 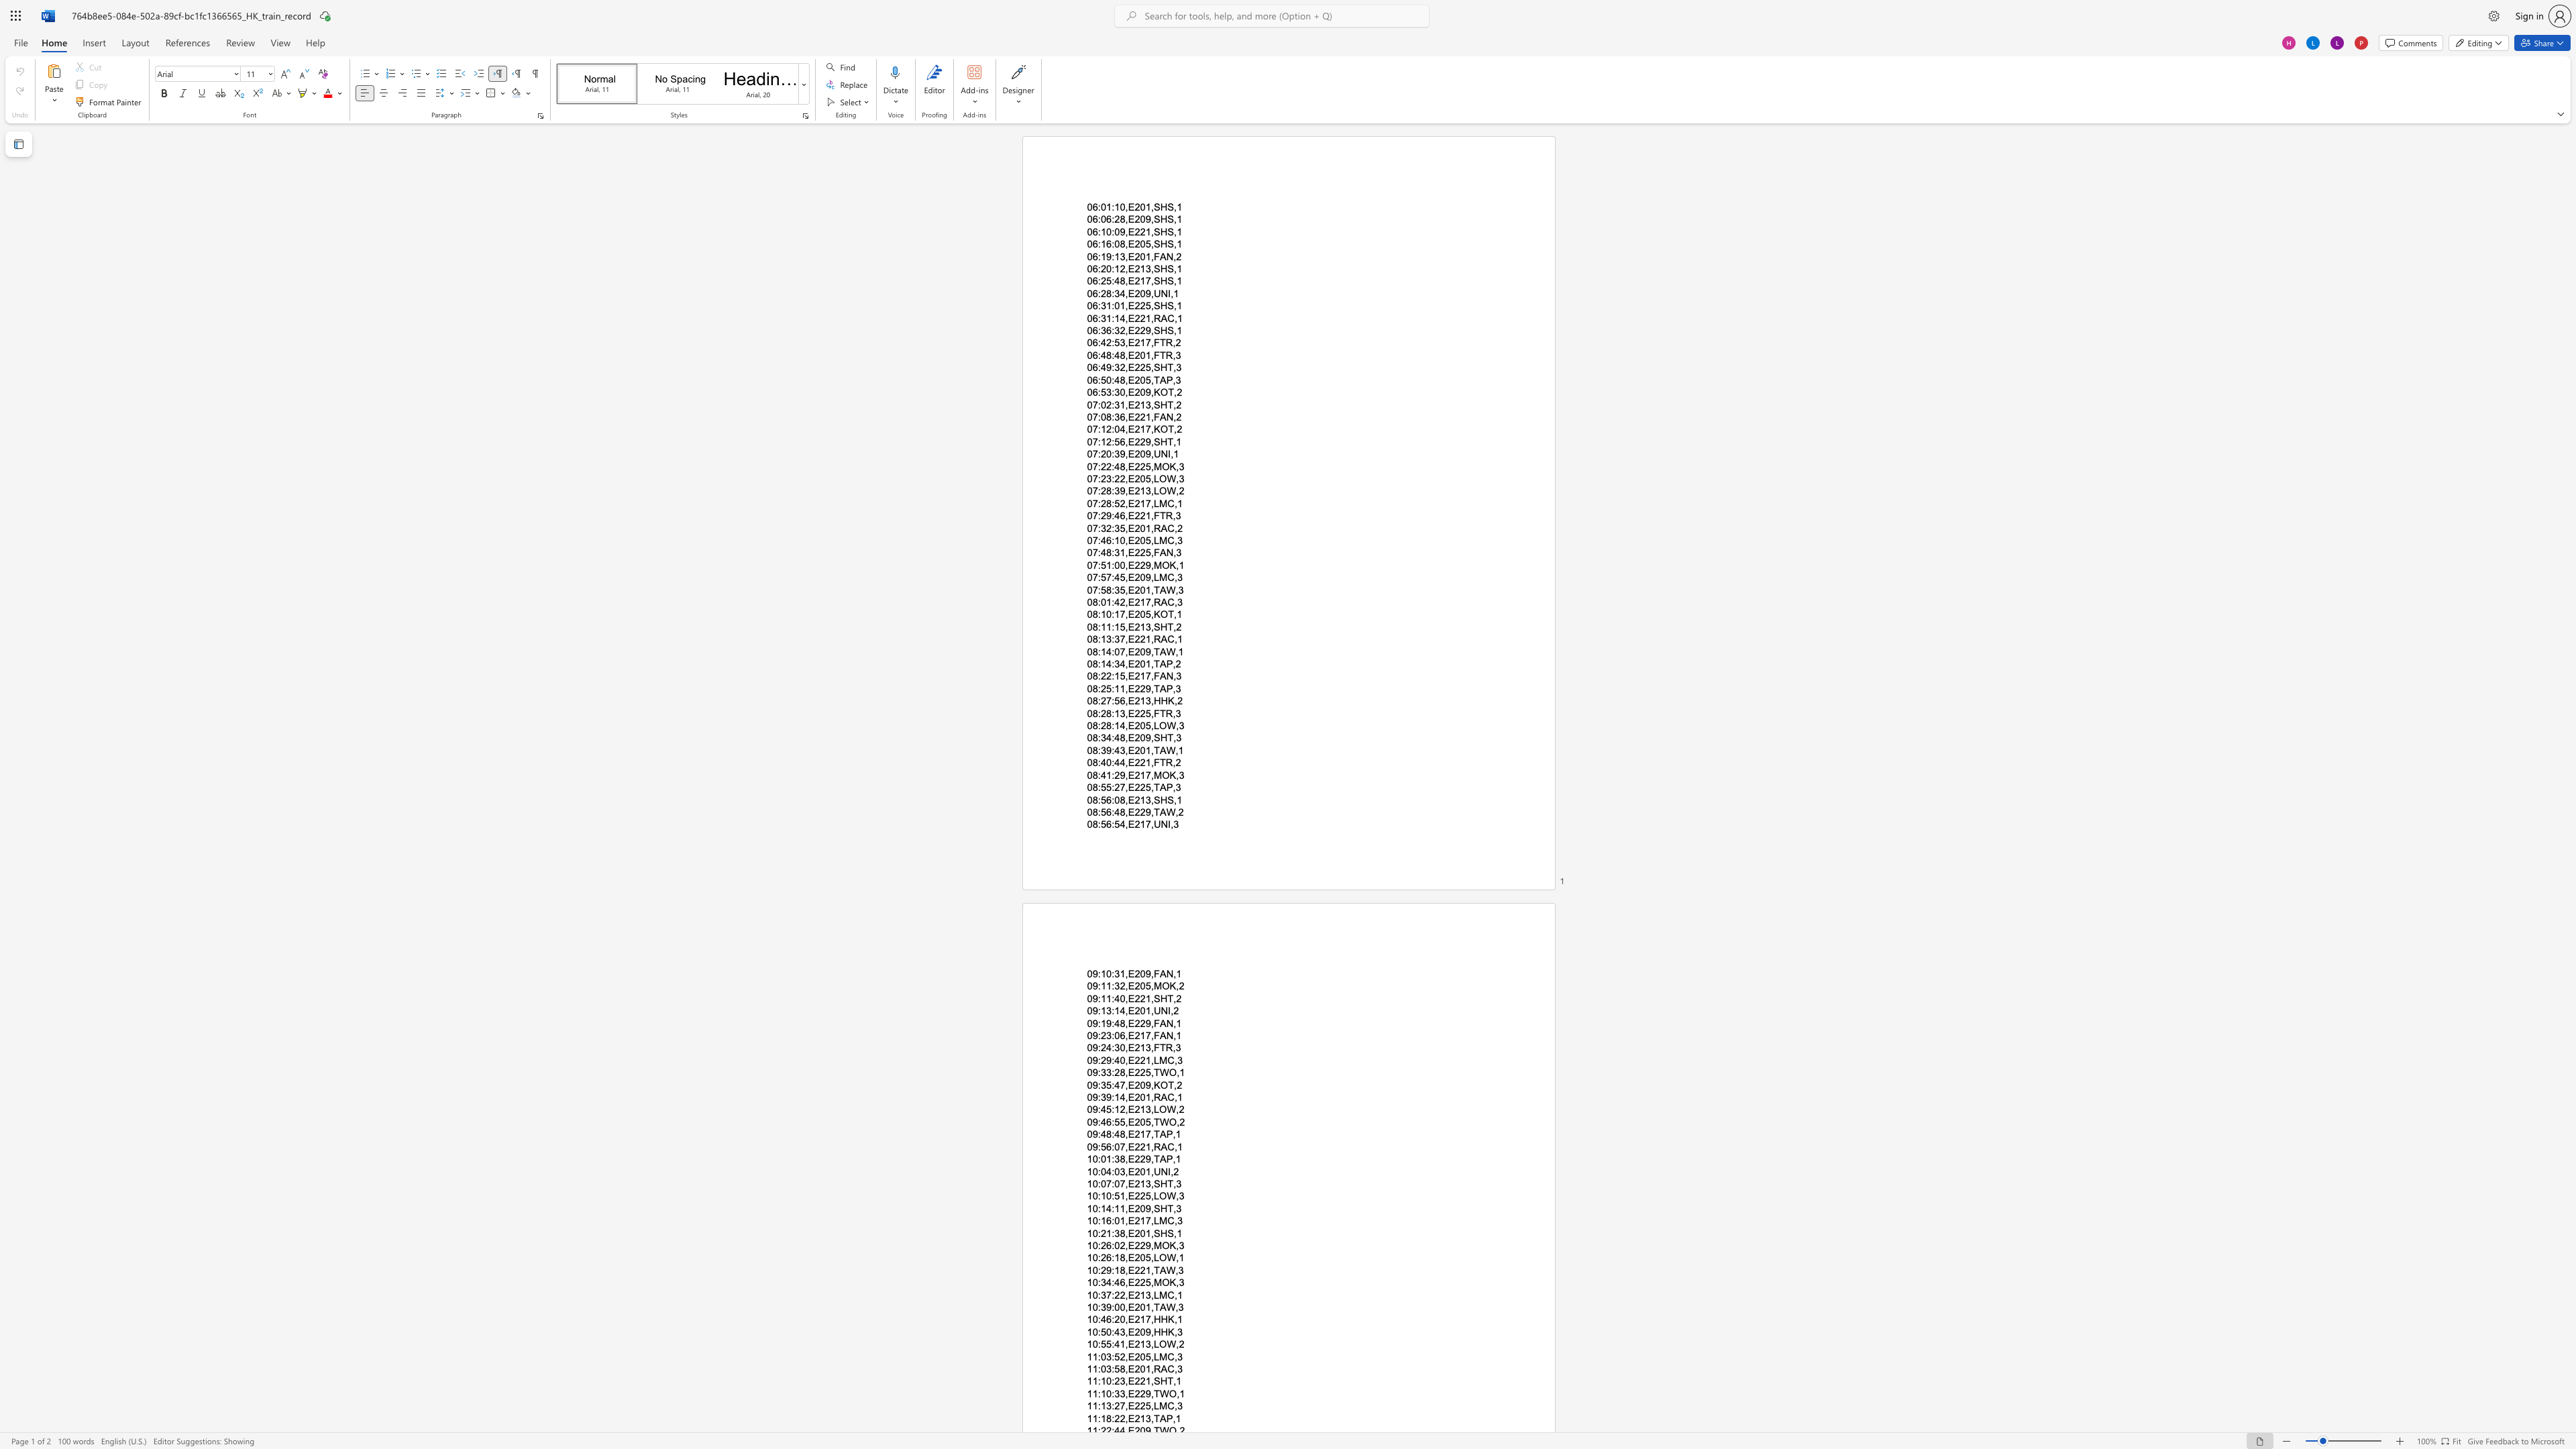 I want to click on the subset text "2,E229,M" within the text "10:26:02,E229,MOK,3", so click(x=1119, y=1244).